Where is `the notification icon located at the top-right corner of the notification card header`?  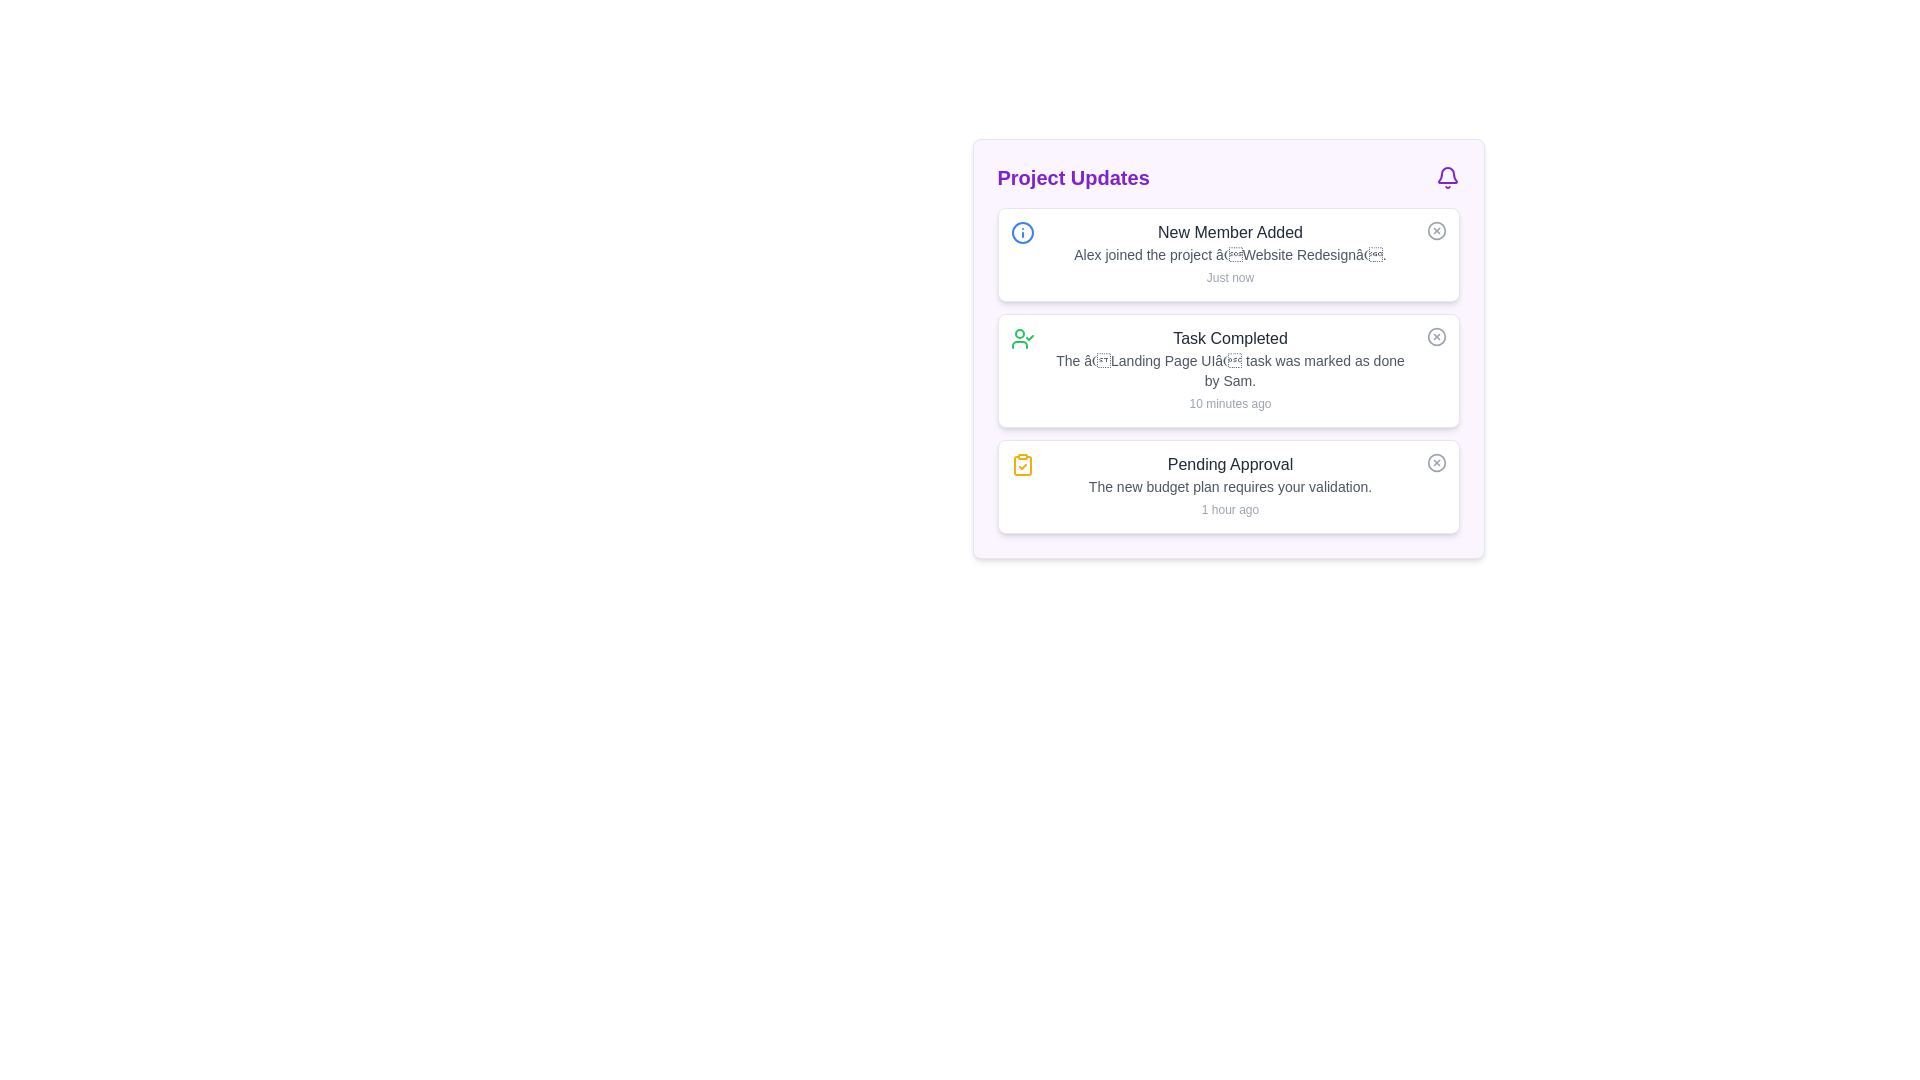
the notification icon located at the top-right corner of the notification card header is located at coordinates (1447, 174).